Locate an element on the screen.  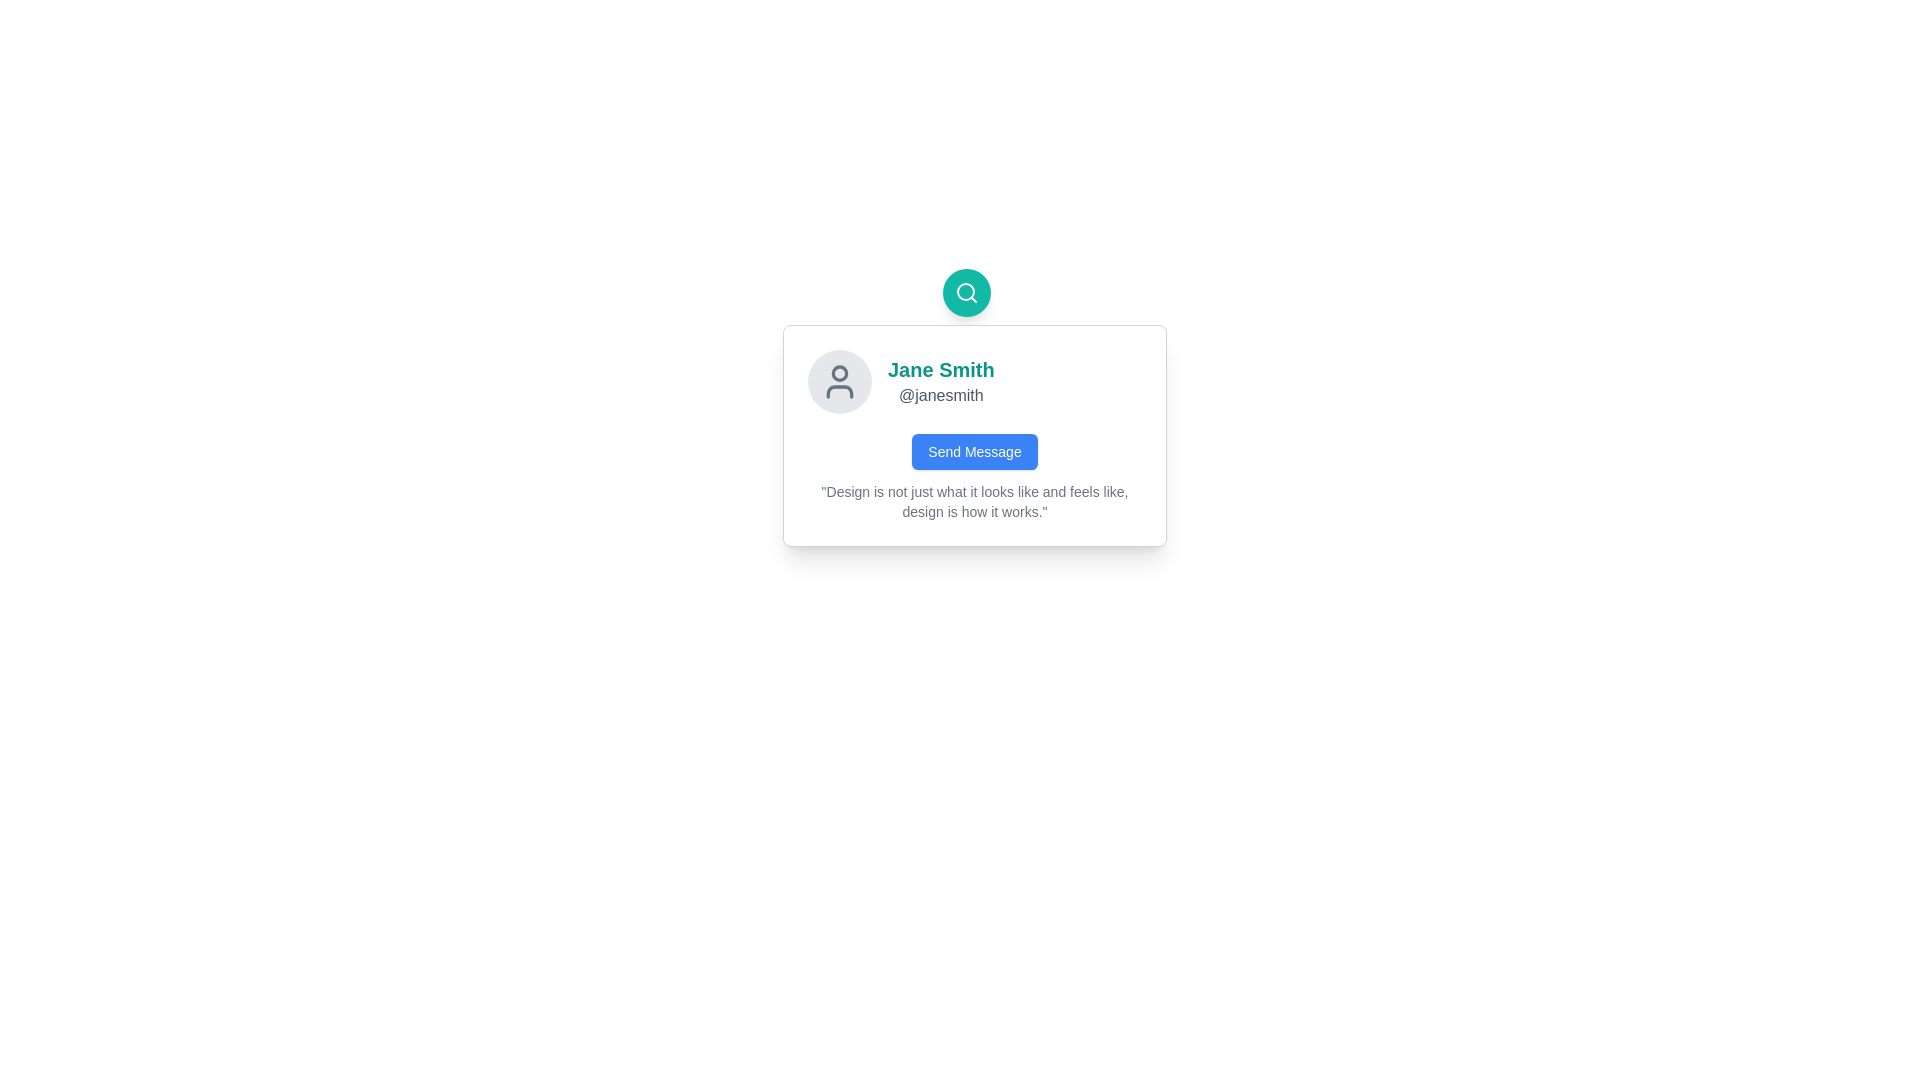
the profile information display that shows the user's full name and username, located to the right of the circular profile icon is located at coordinates (940, 381).